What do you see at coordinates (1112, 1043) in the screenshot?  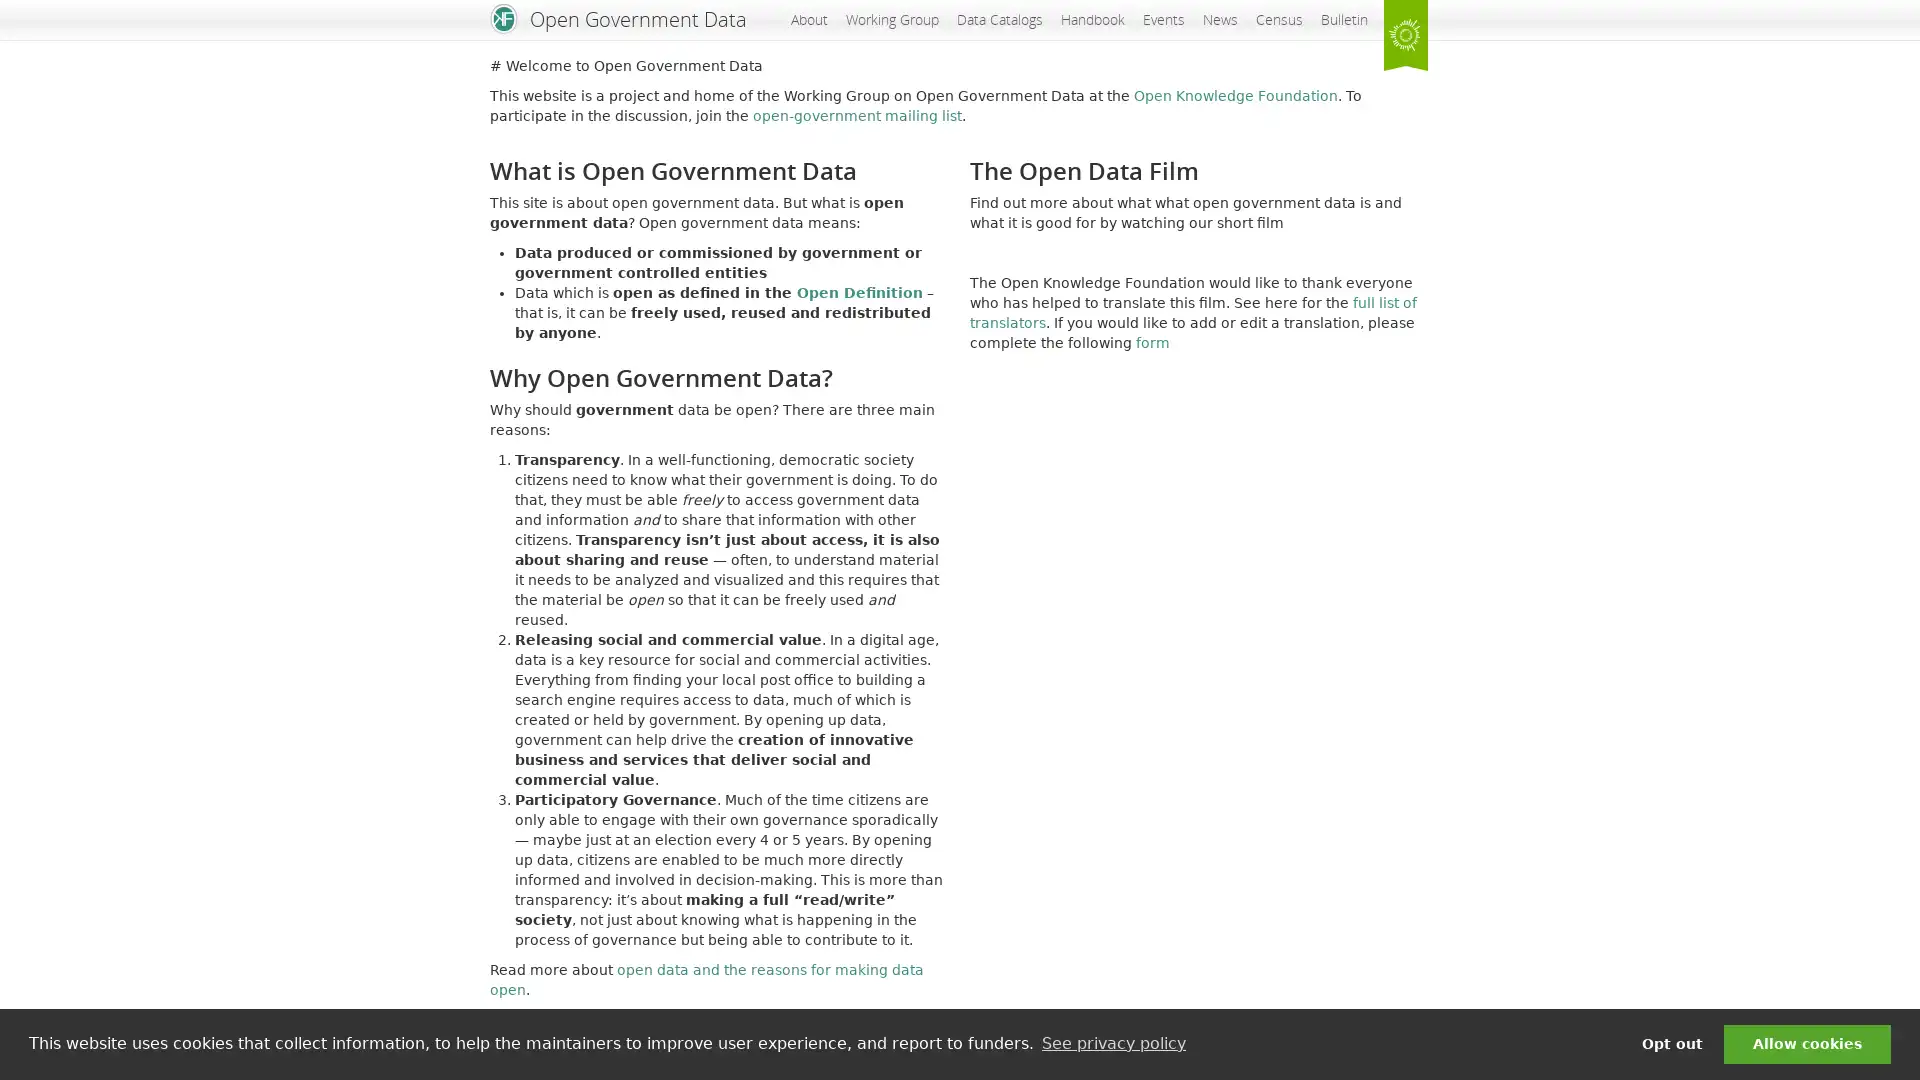 I see `learn more about cookies` at bounding box center [1112, 1043].